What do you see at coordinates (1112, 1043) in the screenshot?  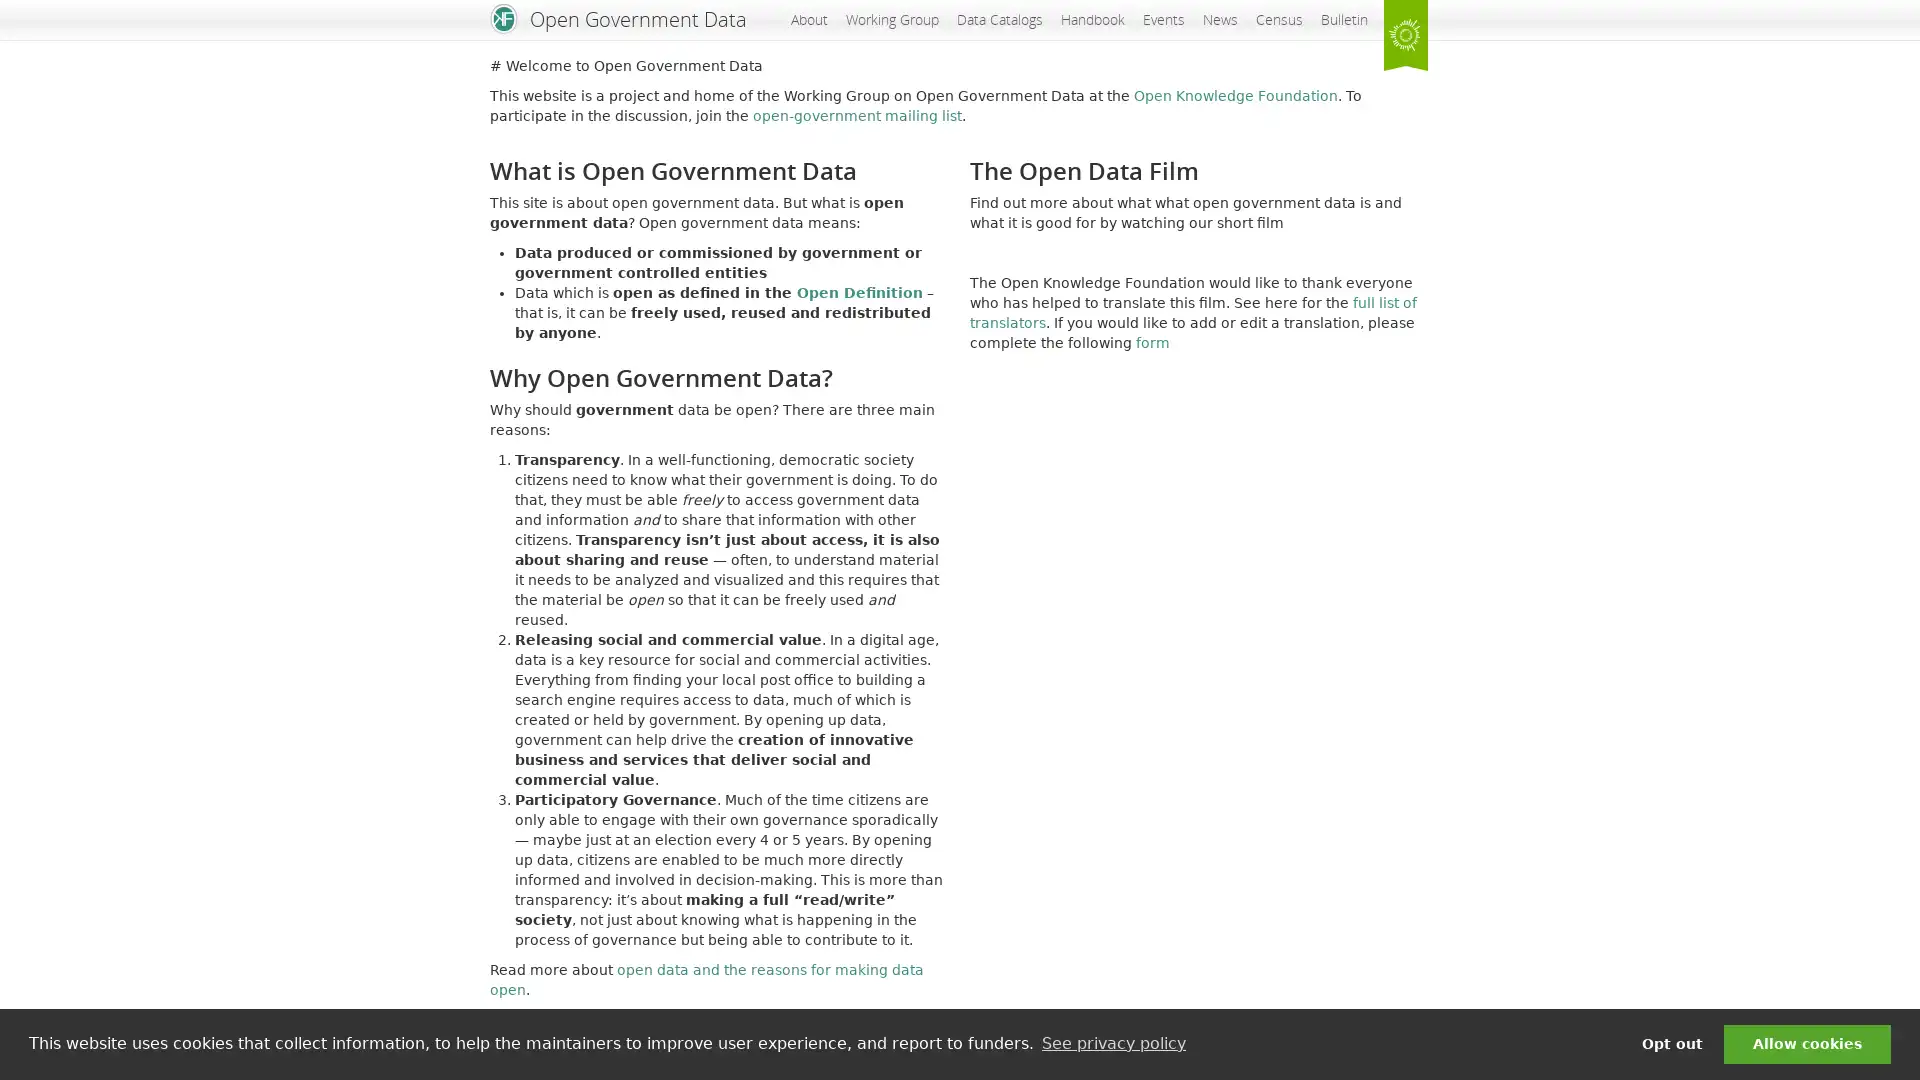 I see `learn more about cookies` at bounding box center [1112, 1043].